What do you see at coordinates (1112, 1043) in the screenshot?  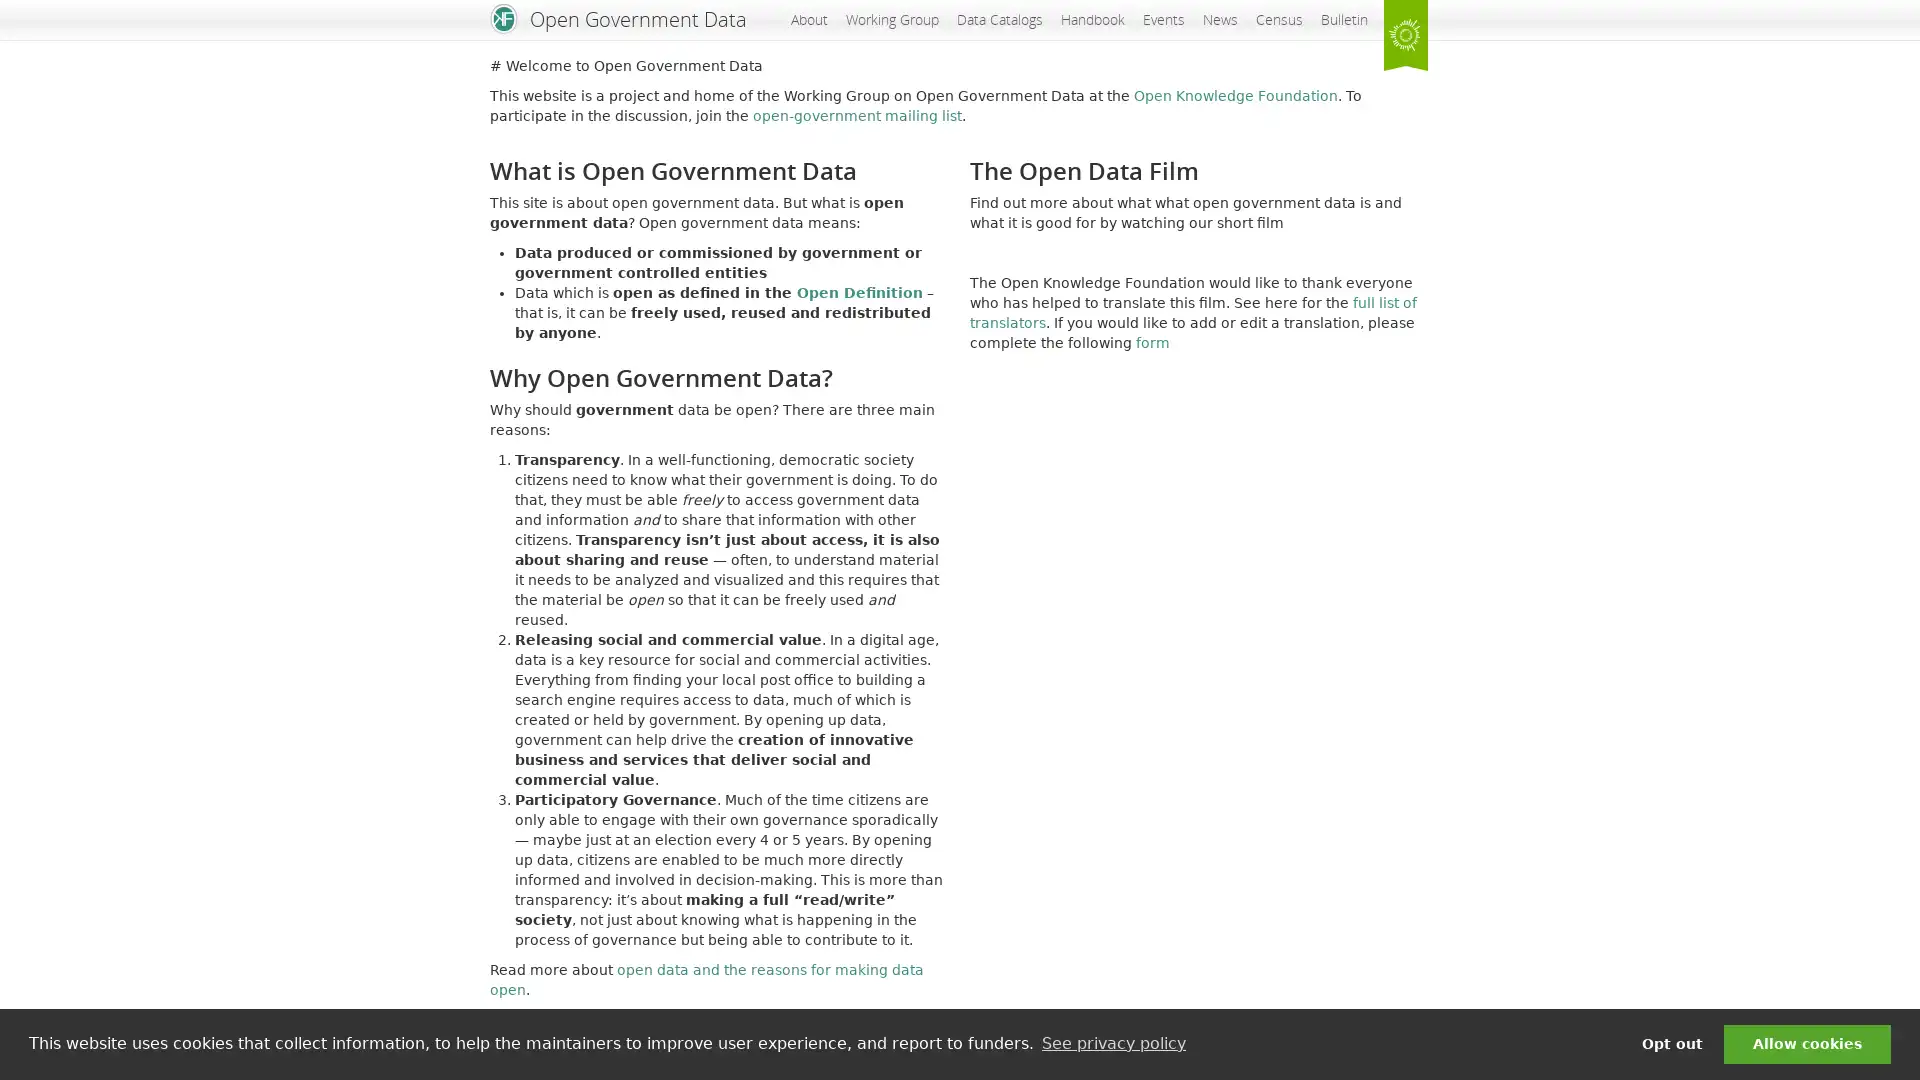 I see `learn more about cookies` at bounding box center [1112, 1043].